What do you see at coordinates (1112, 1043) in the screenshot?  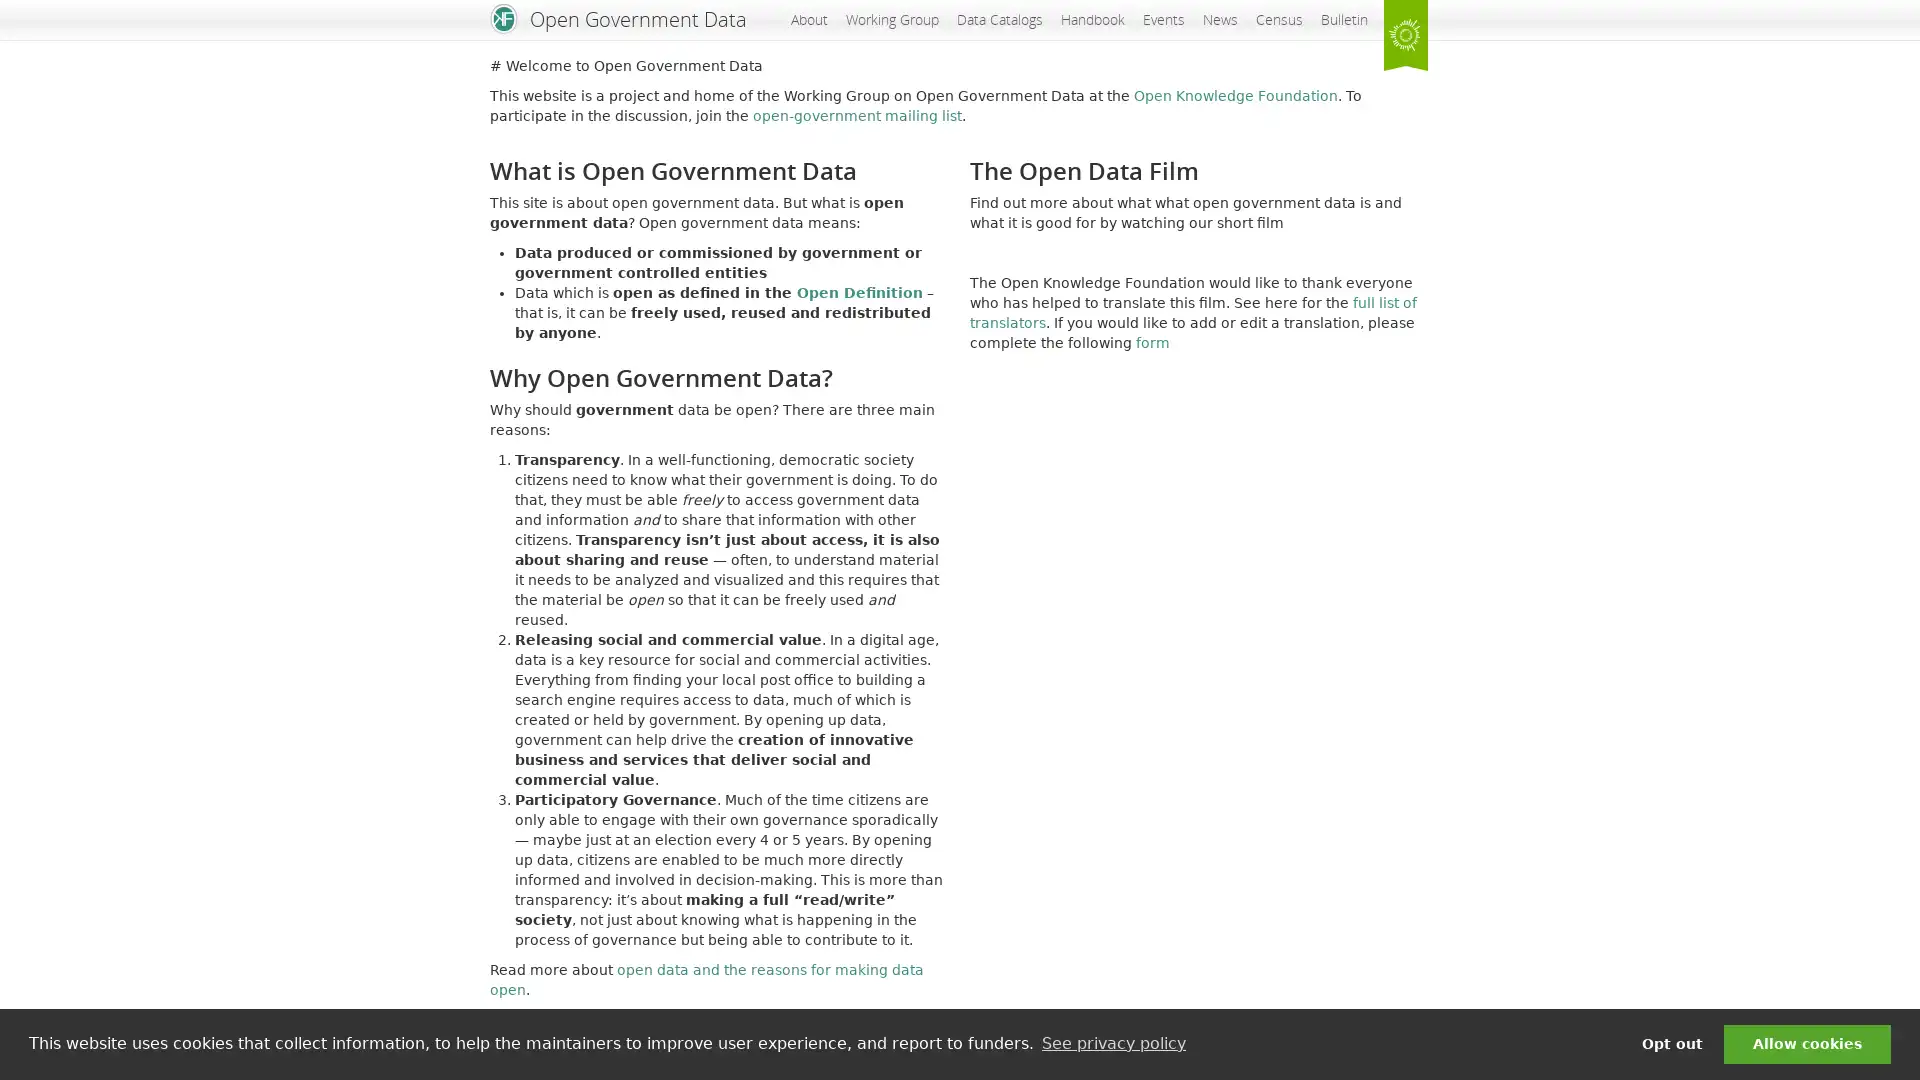 I see `learn more about cookies` at bounding box center [1112, 1043].